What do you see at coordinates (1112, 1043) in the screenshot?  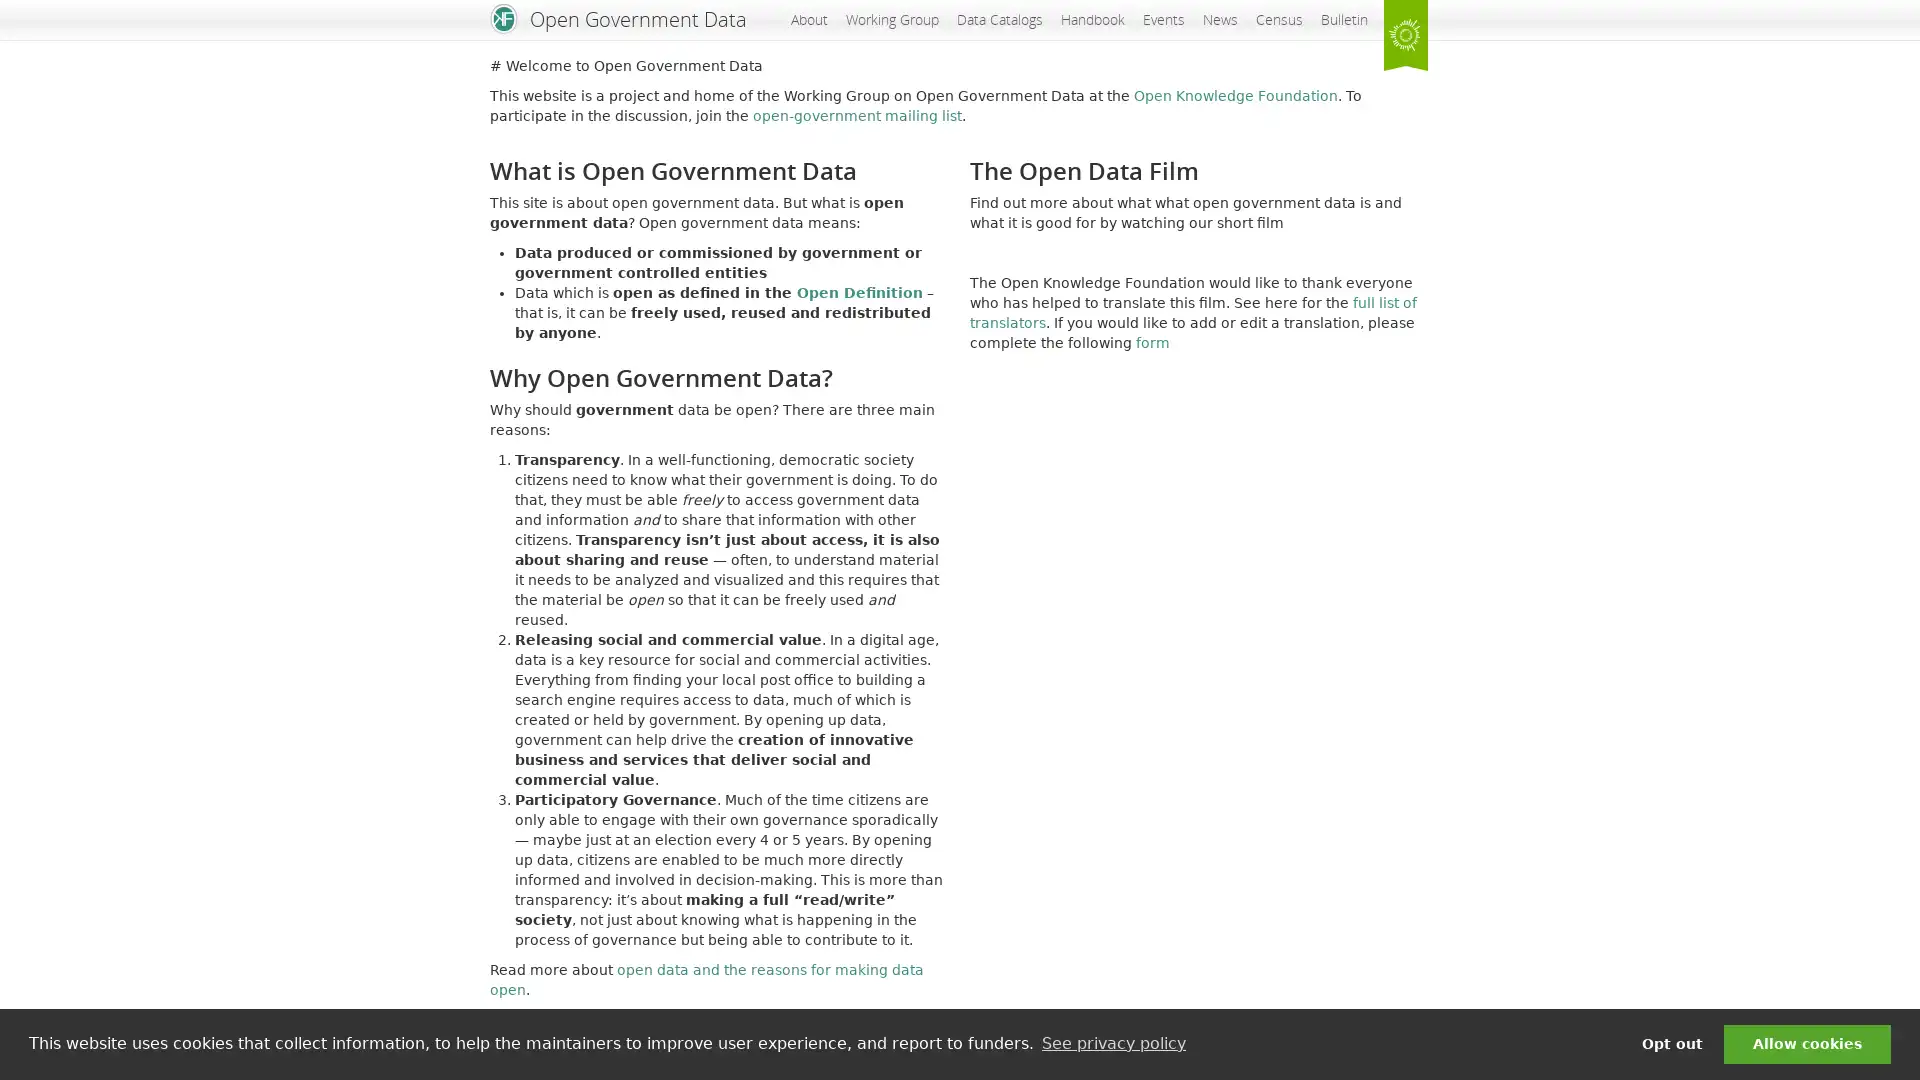 I see `learn more about cookies` at bounding box center [1112, 1043].